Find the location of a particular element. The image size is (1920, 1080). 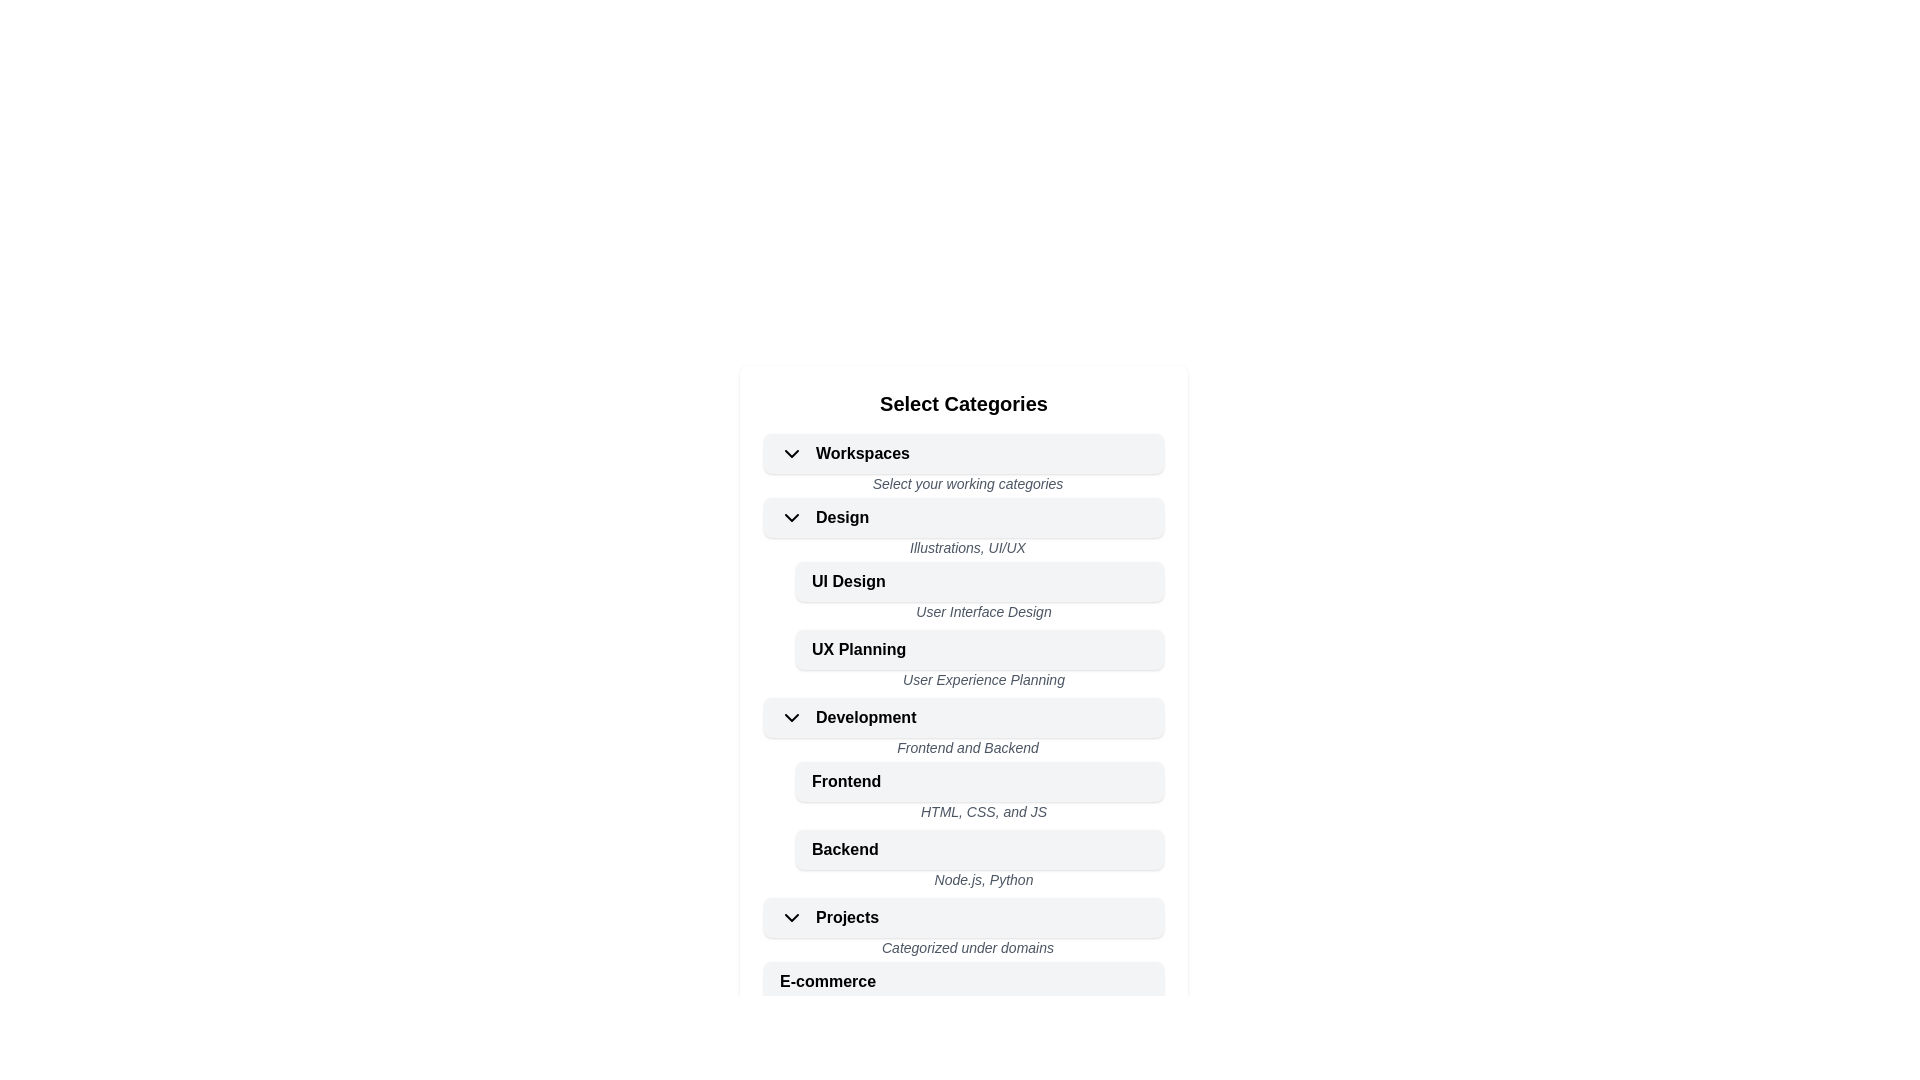

the 'Design' category label is located at coordinates (824, 516).